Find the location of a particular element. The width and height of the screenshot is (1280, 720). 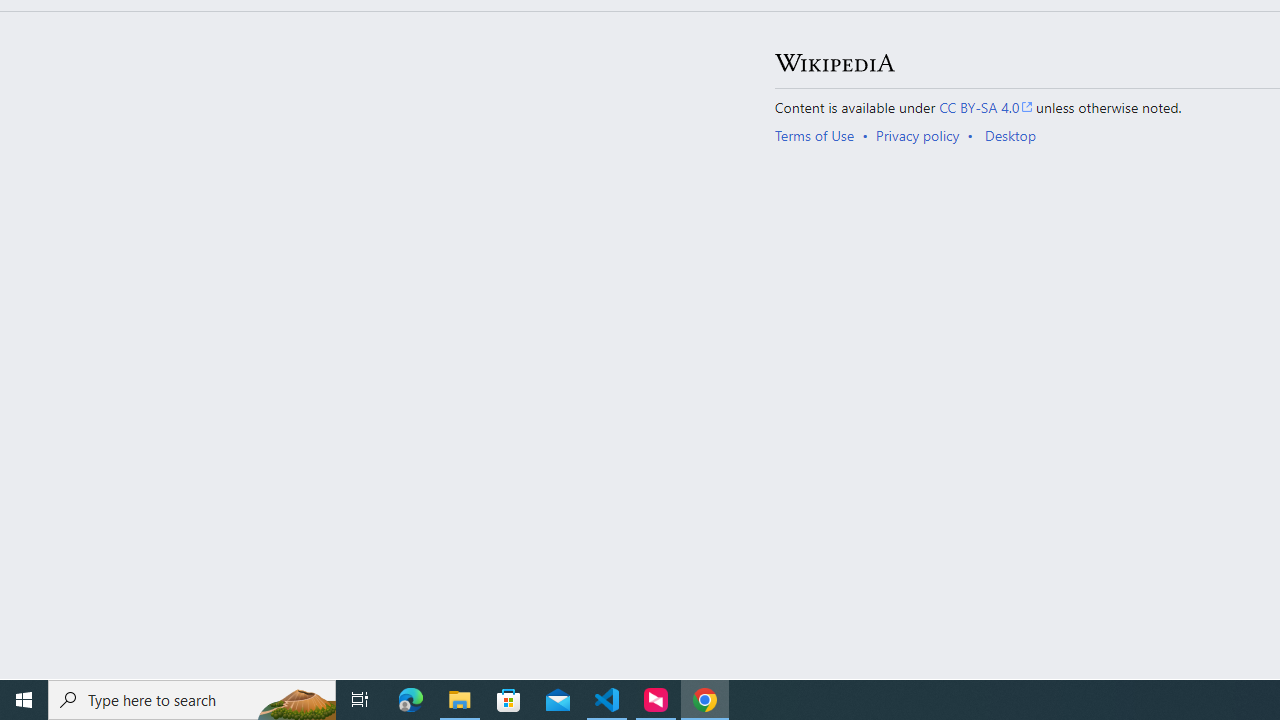

'Desktop' is located at coordinates (1010, 135).